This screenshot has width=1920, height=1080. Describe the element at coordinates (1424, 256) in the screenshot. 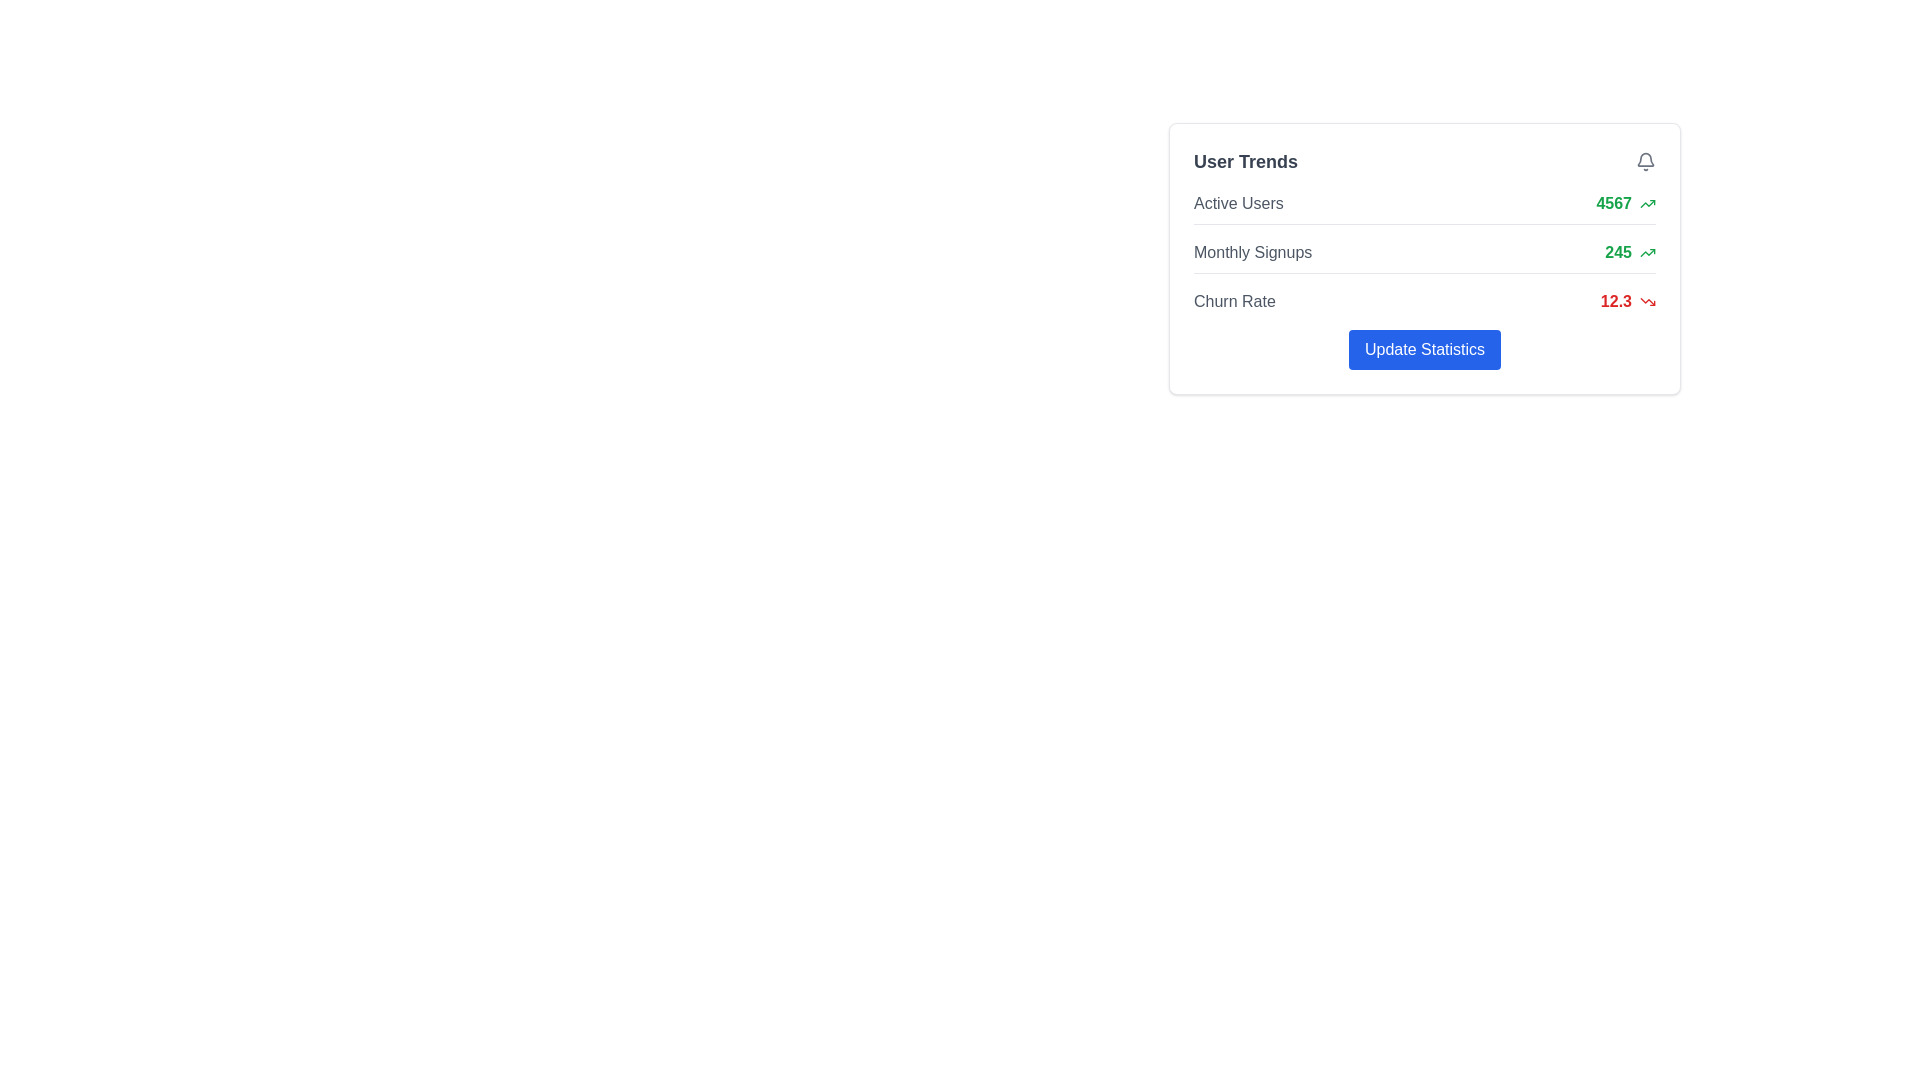

I see `the information display row indicating the number of monthly signups, which is the second item in the 'User Trends' section, positioned below 'Active Users'` at that location.